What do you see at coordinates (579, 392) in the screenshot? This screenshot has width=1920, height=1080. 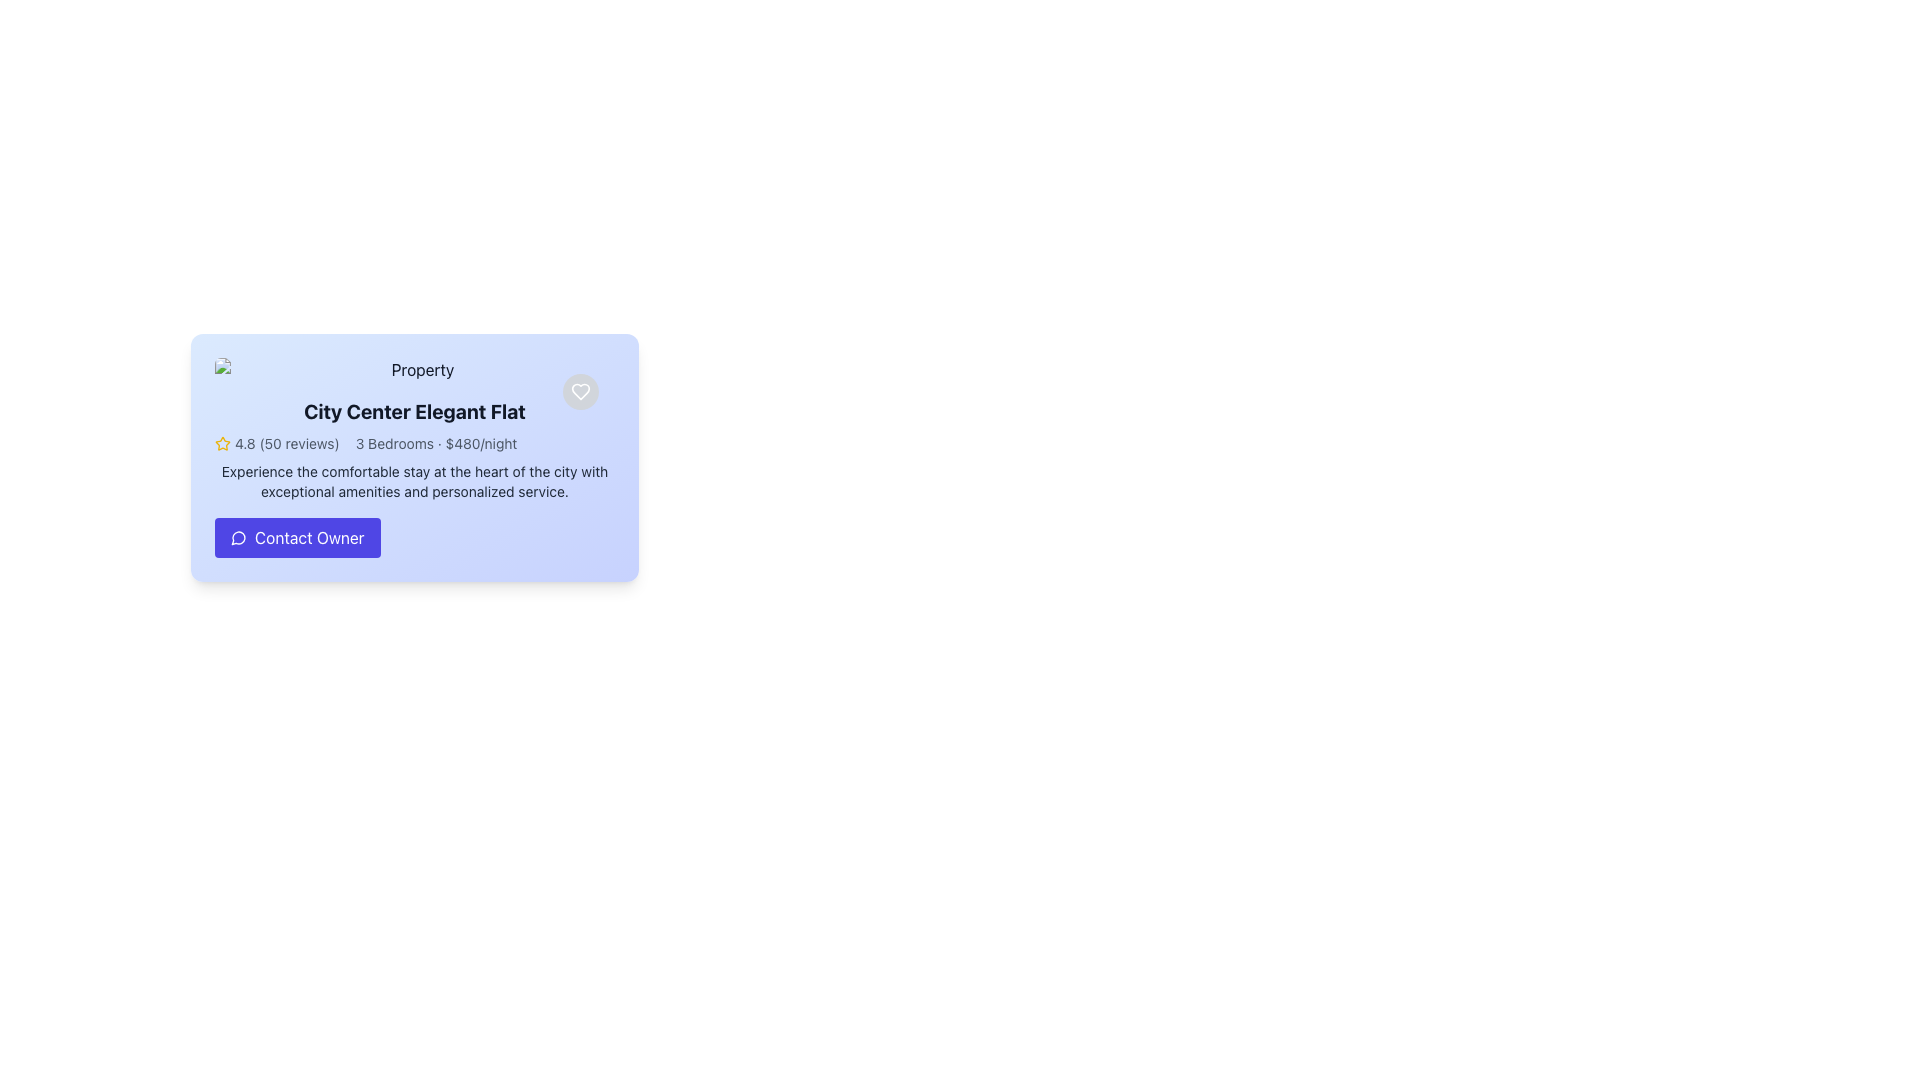 I see `the circular gray button with a white heart outline` at bounding box center [579, 392].